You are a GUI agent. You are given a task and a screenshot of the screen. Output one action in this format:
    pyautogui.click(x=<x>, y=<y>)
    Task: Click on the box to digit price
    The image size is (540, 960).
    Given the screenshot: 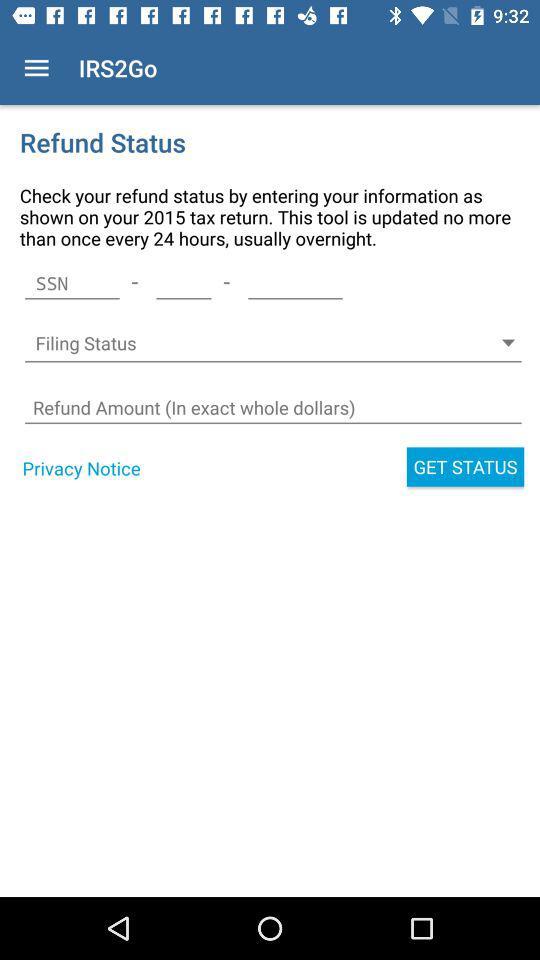 What is the action you would take?
    pyautogui.click(x=272, y=407)
    